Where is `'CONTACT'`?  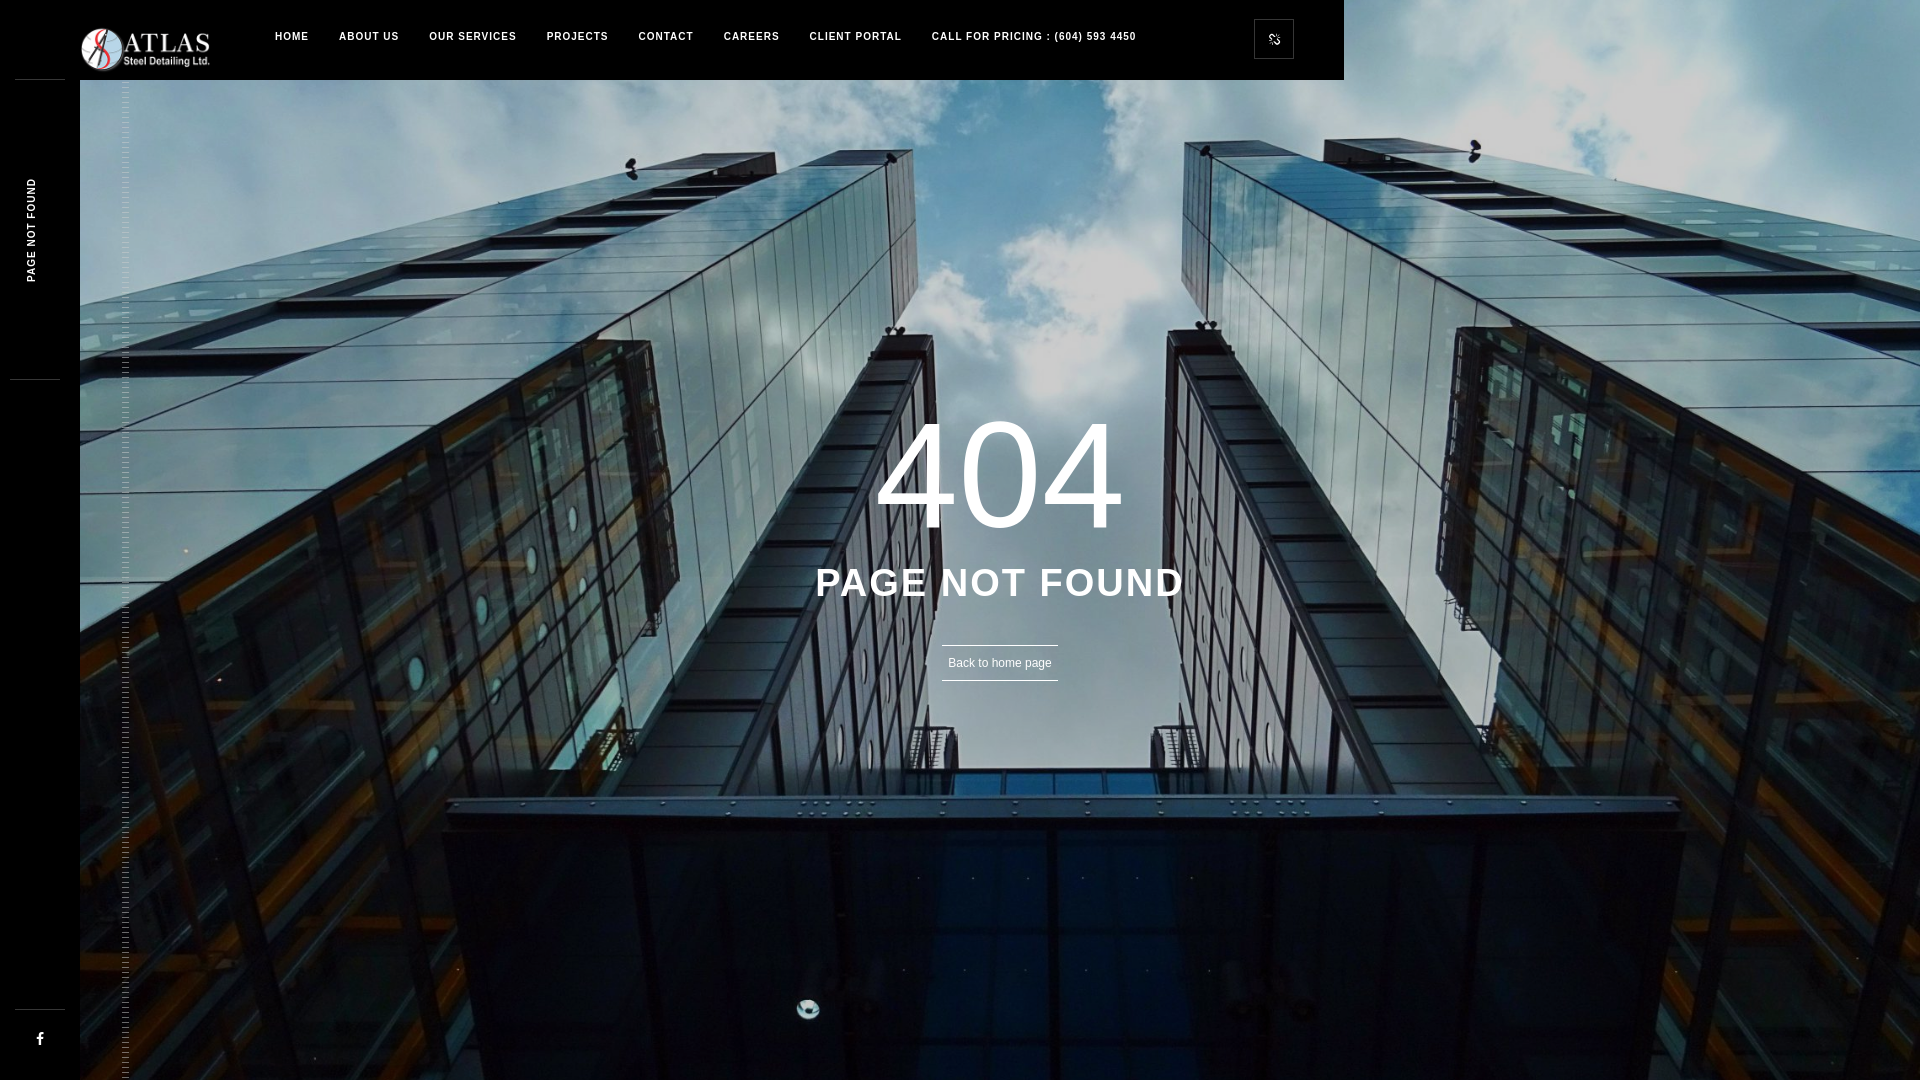
'CONTACT' is located at coordinates (666, 37).